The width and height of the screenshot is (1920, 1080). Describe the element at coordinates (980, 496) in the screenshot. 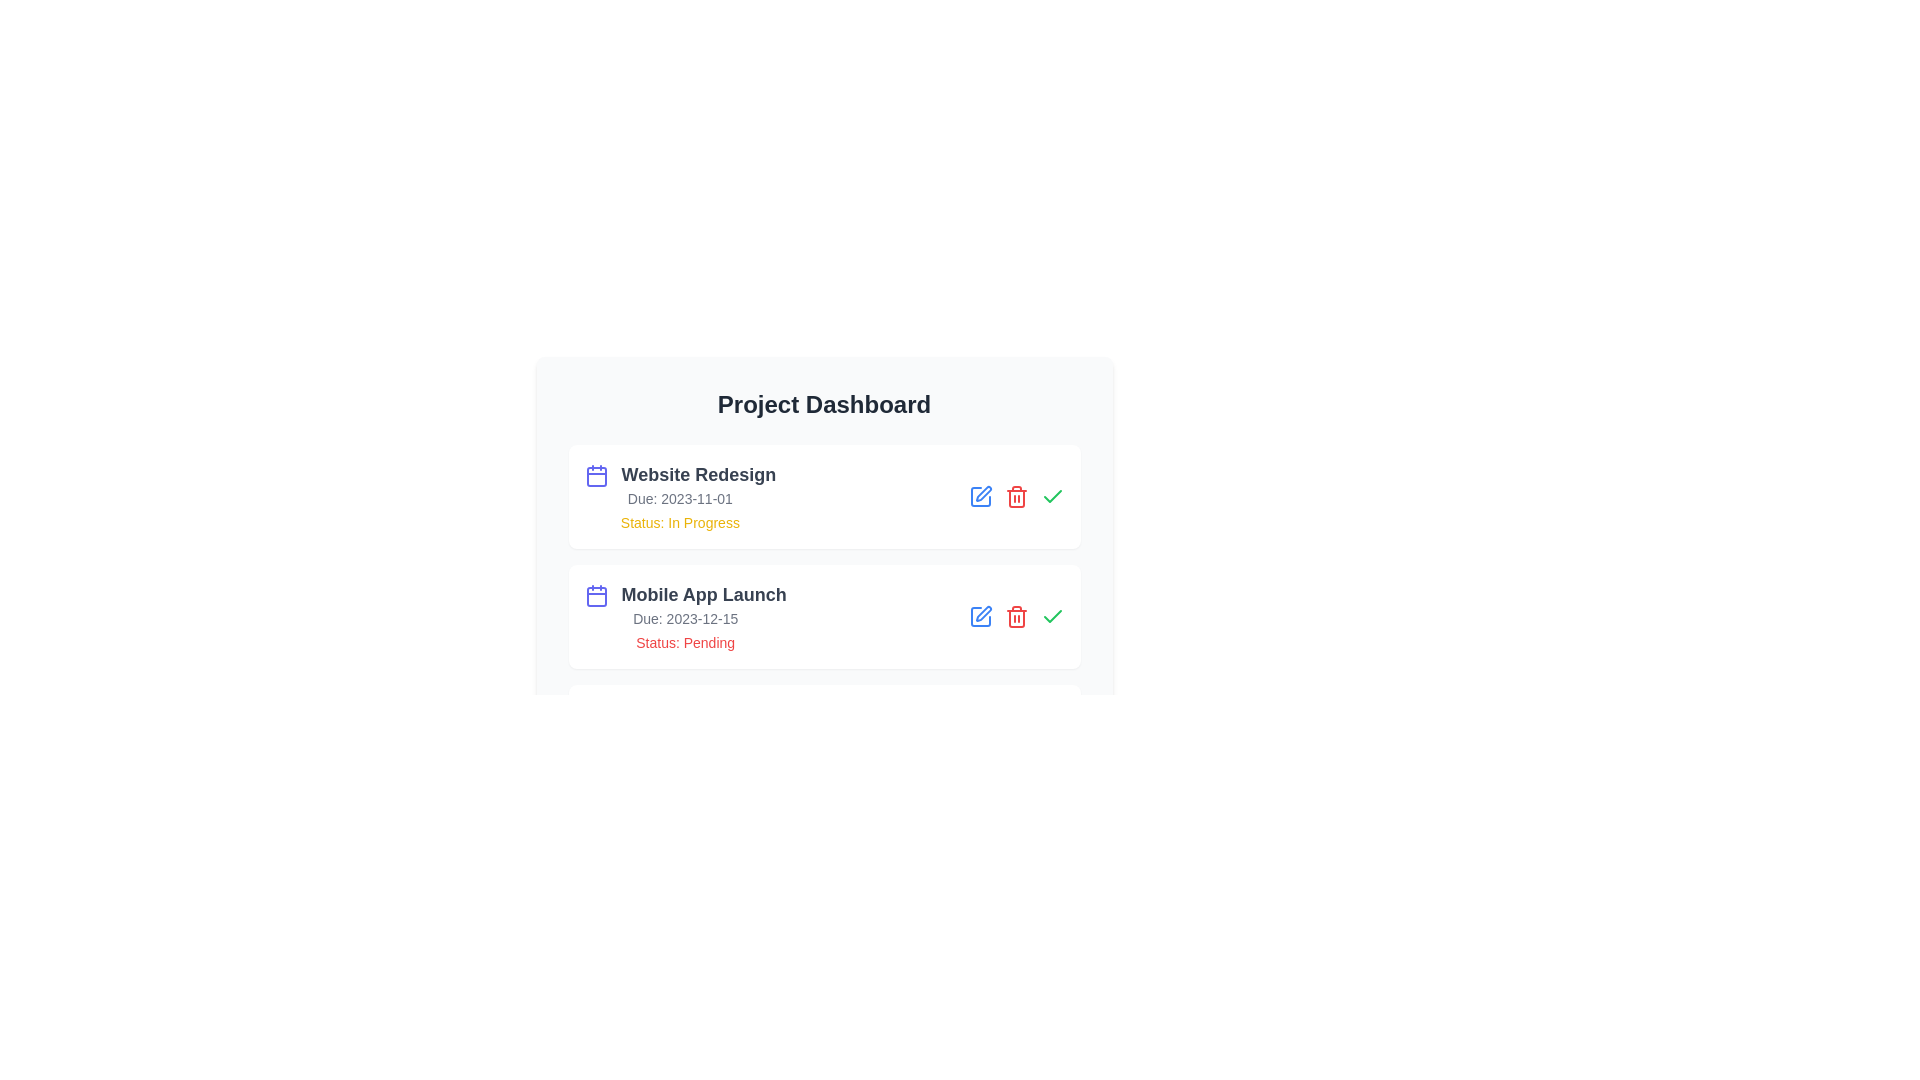

I see `the edit button for the project Website Redesign` at that location.